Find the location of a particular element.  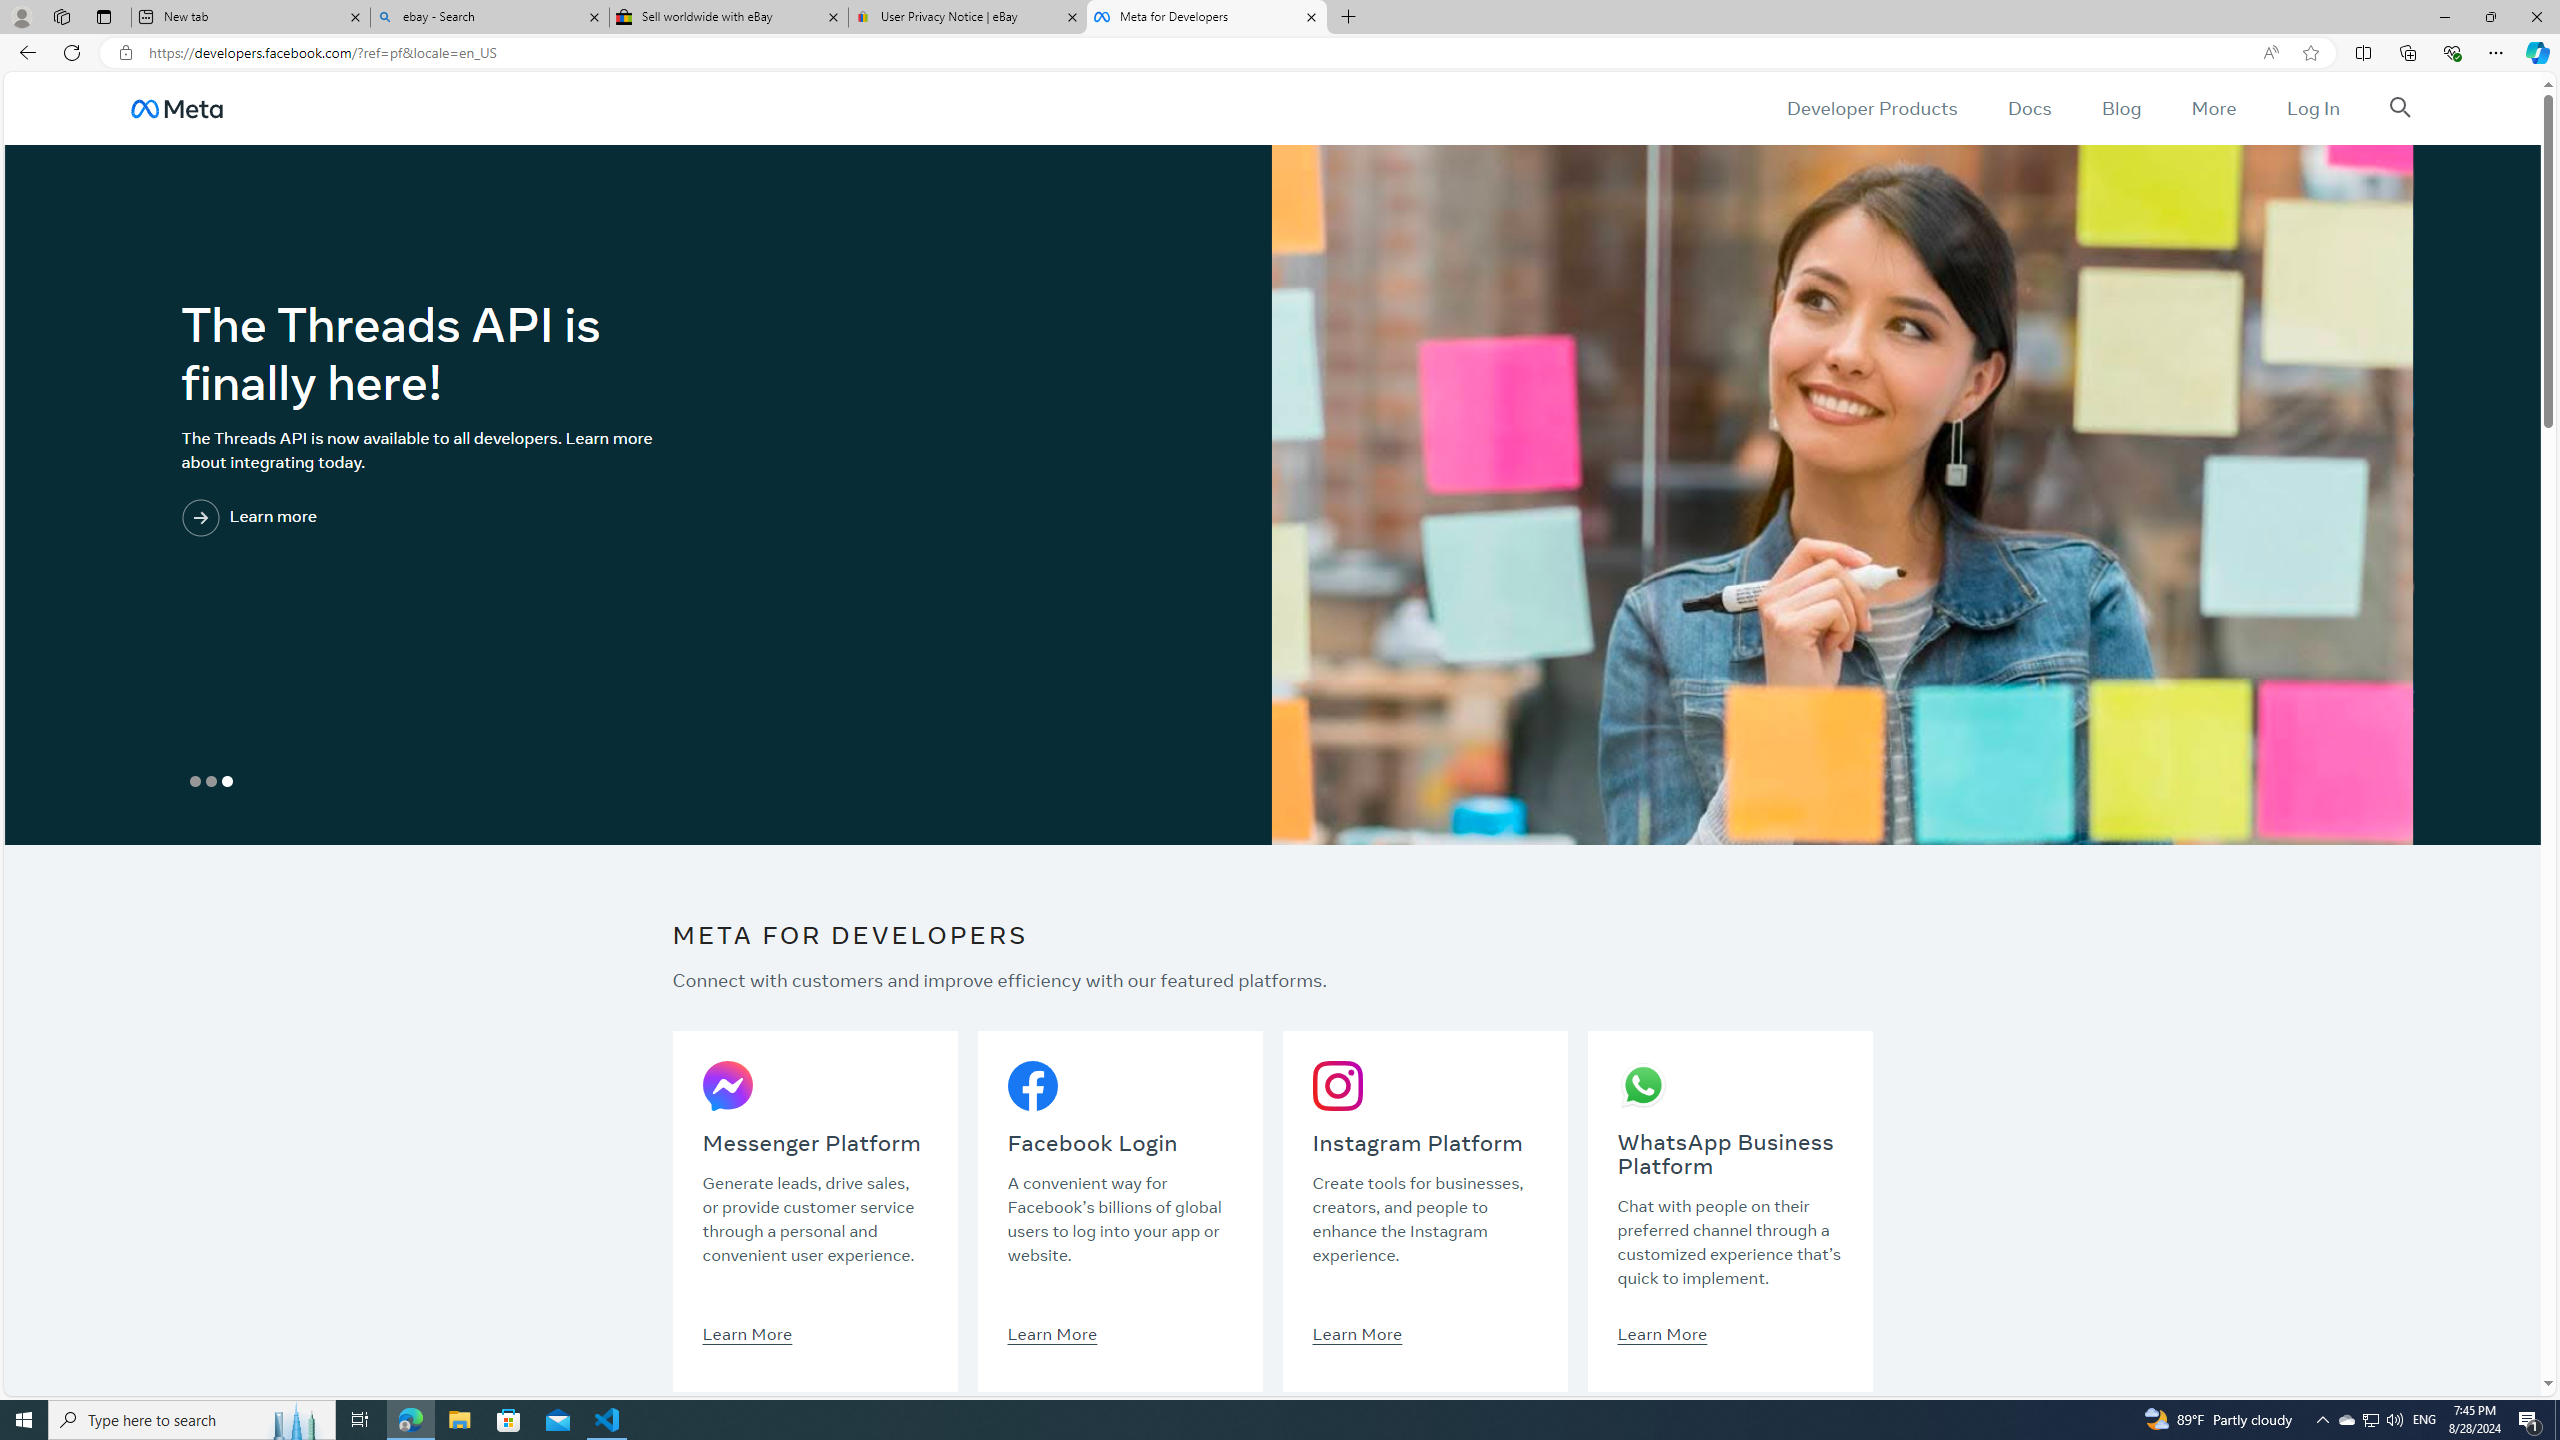

'Docs' is located at coordinates (2027, 107).